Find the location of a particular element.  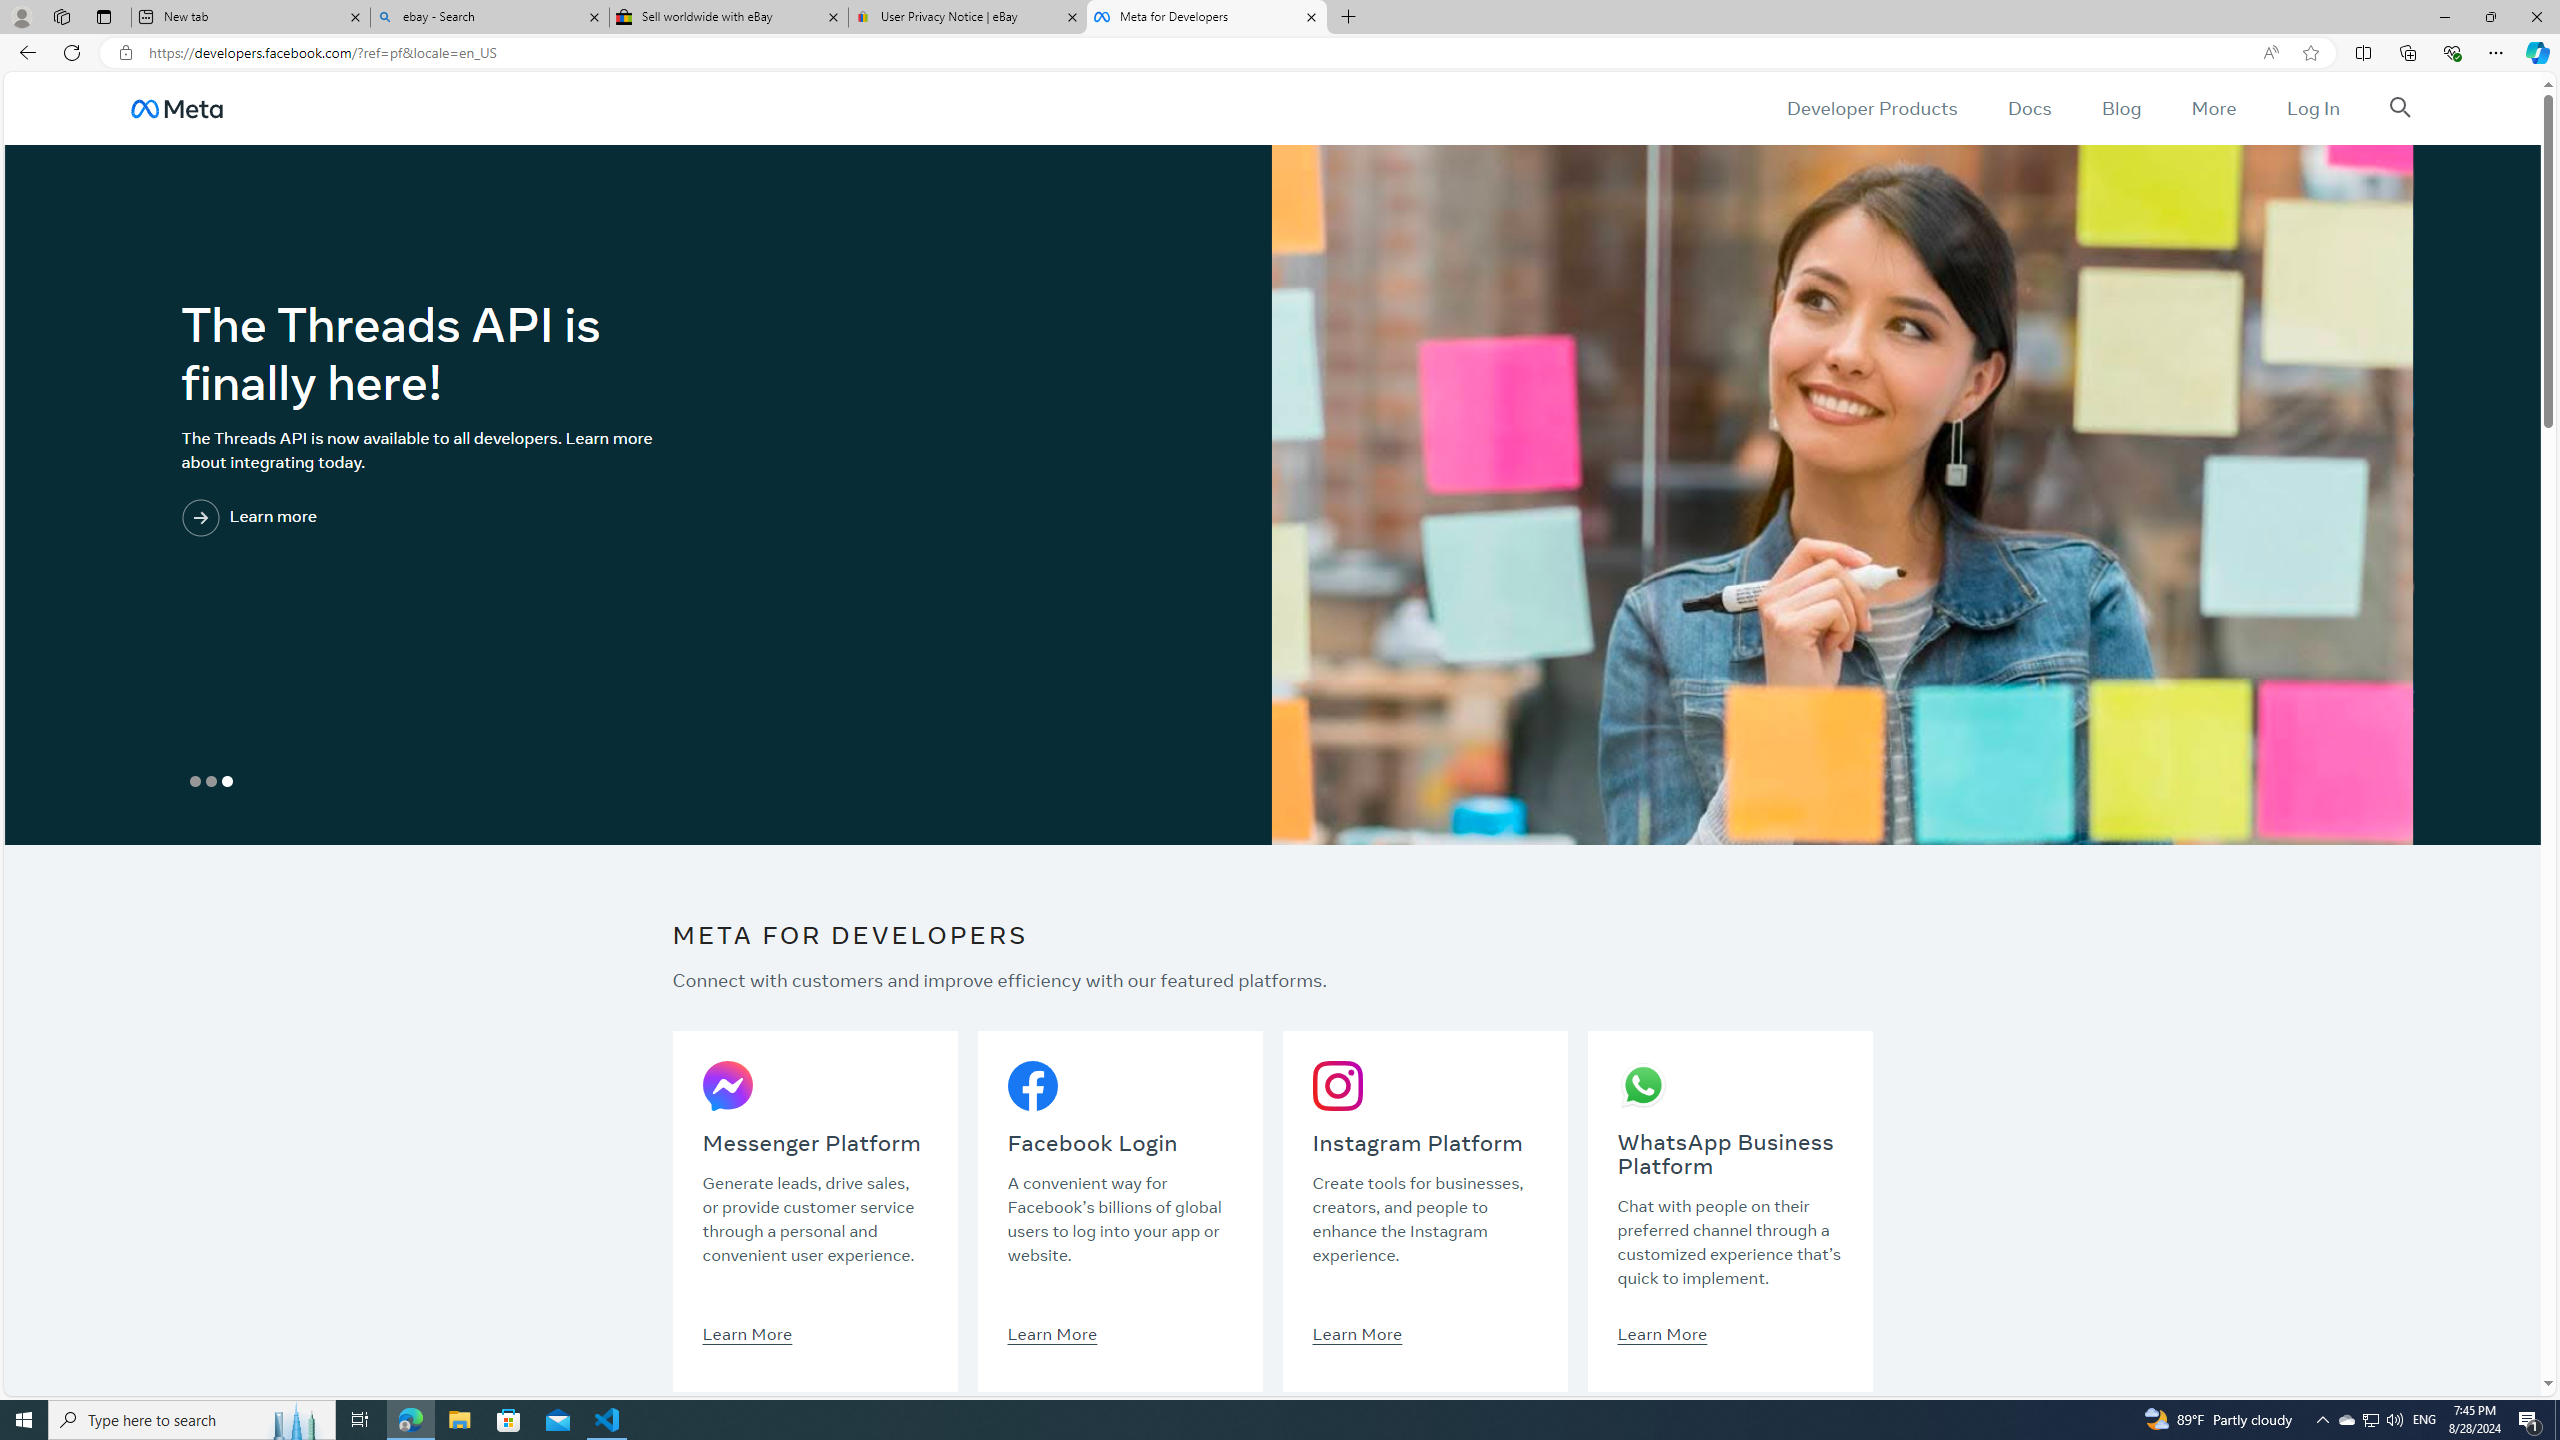

'Docs' is located at coordinates (2027, 107).